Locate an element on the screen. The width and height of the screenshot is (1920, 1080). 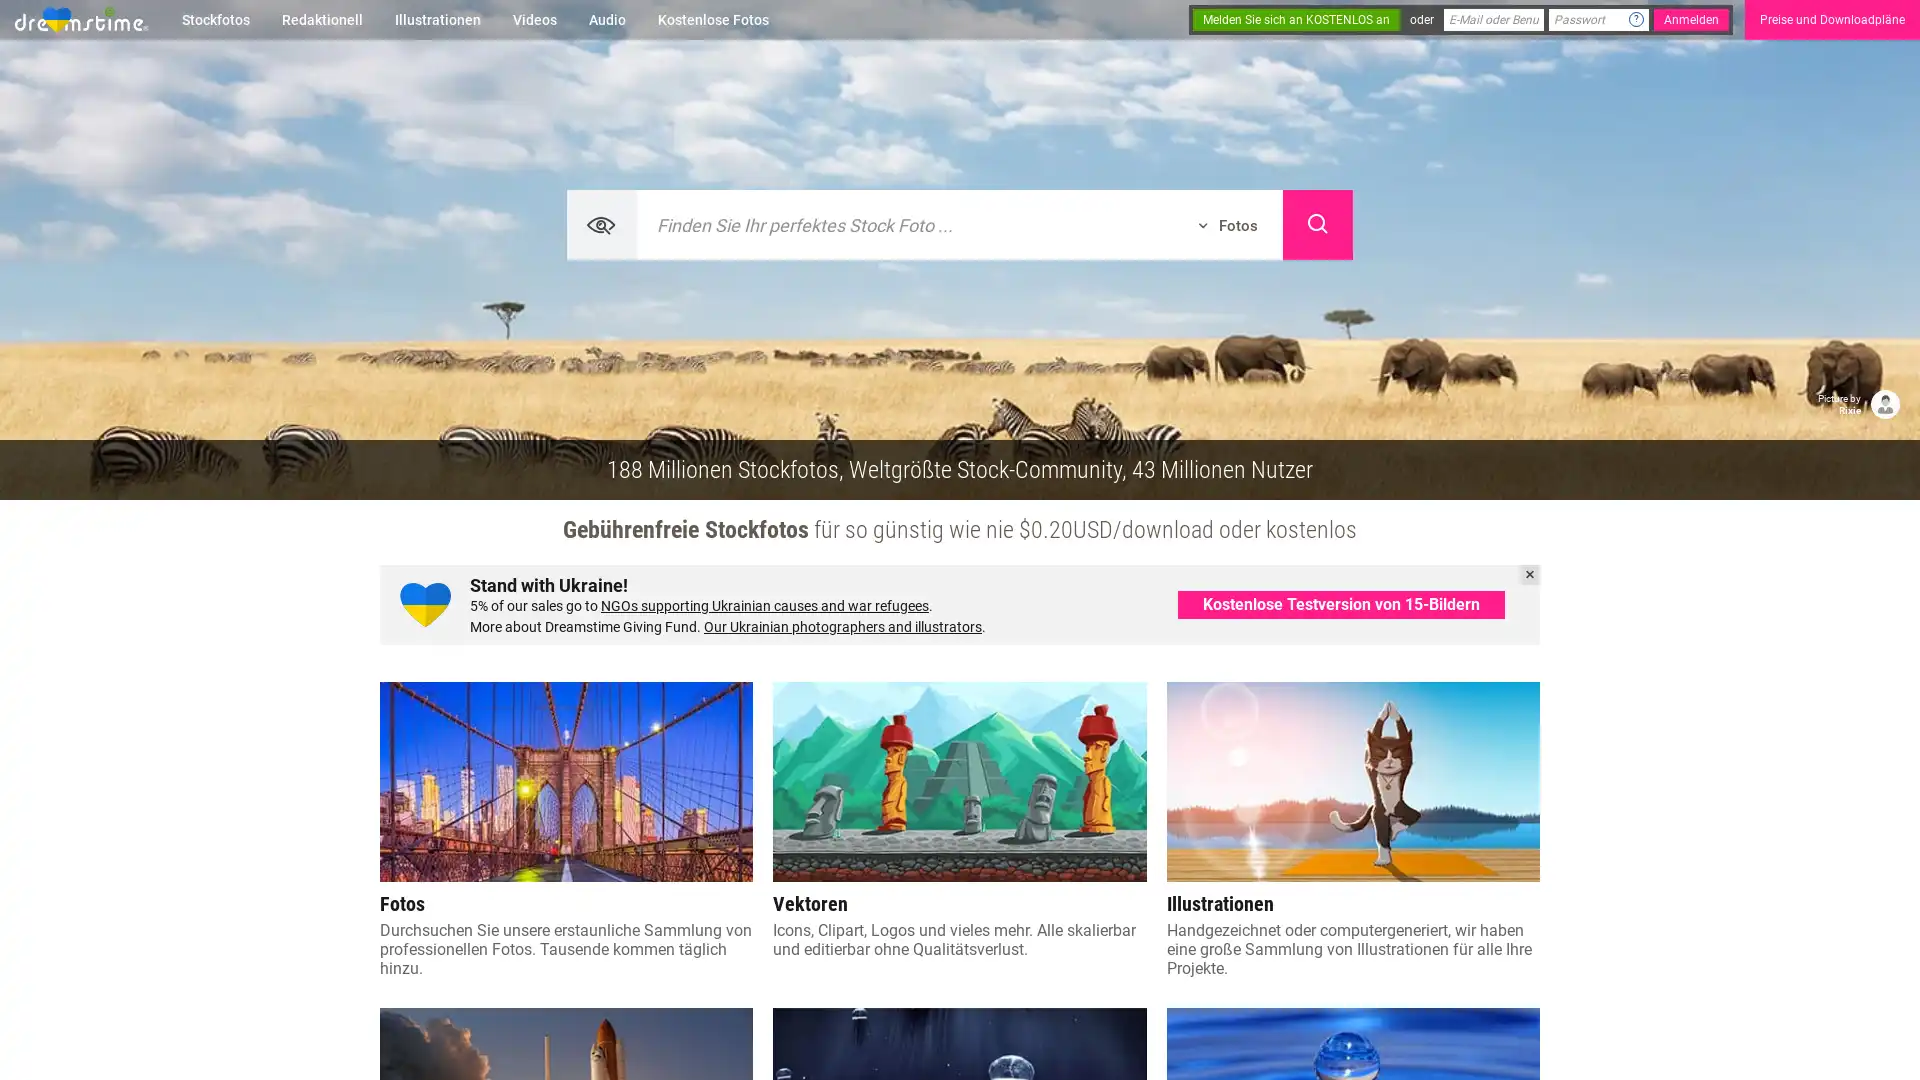
Search is located at coordinates (1318, 224).